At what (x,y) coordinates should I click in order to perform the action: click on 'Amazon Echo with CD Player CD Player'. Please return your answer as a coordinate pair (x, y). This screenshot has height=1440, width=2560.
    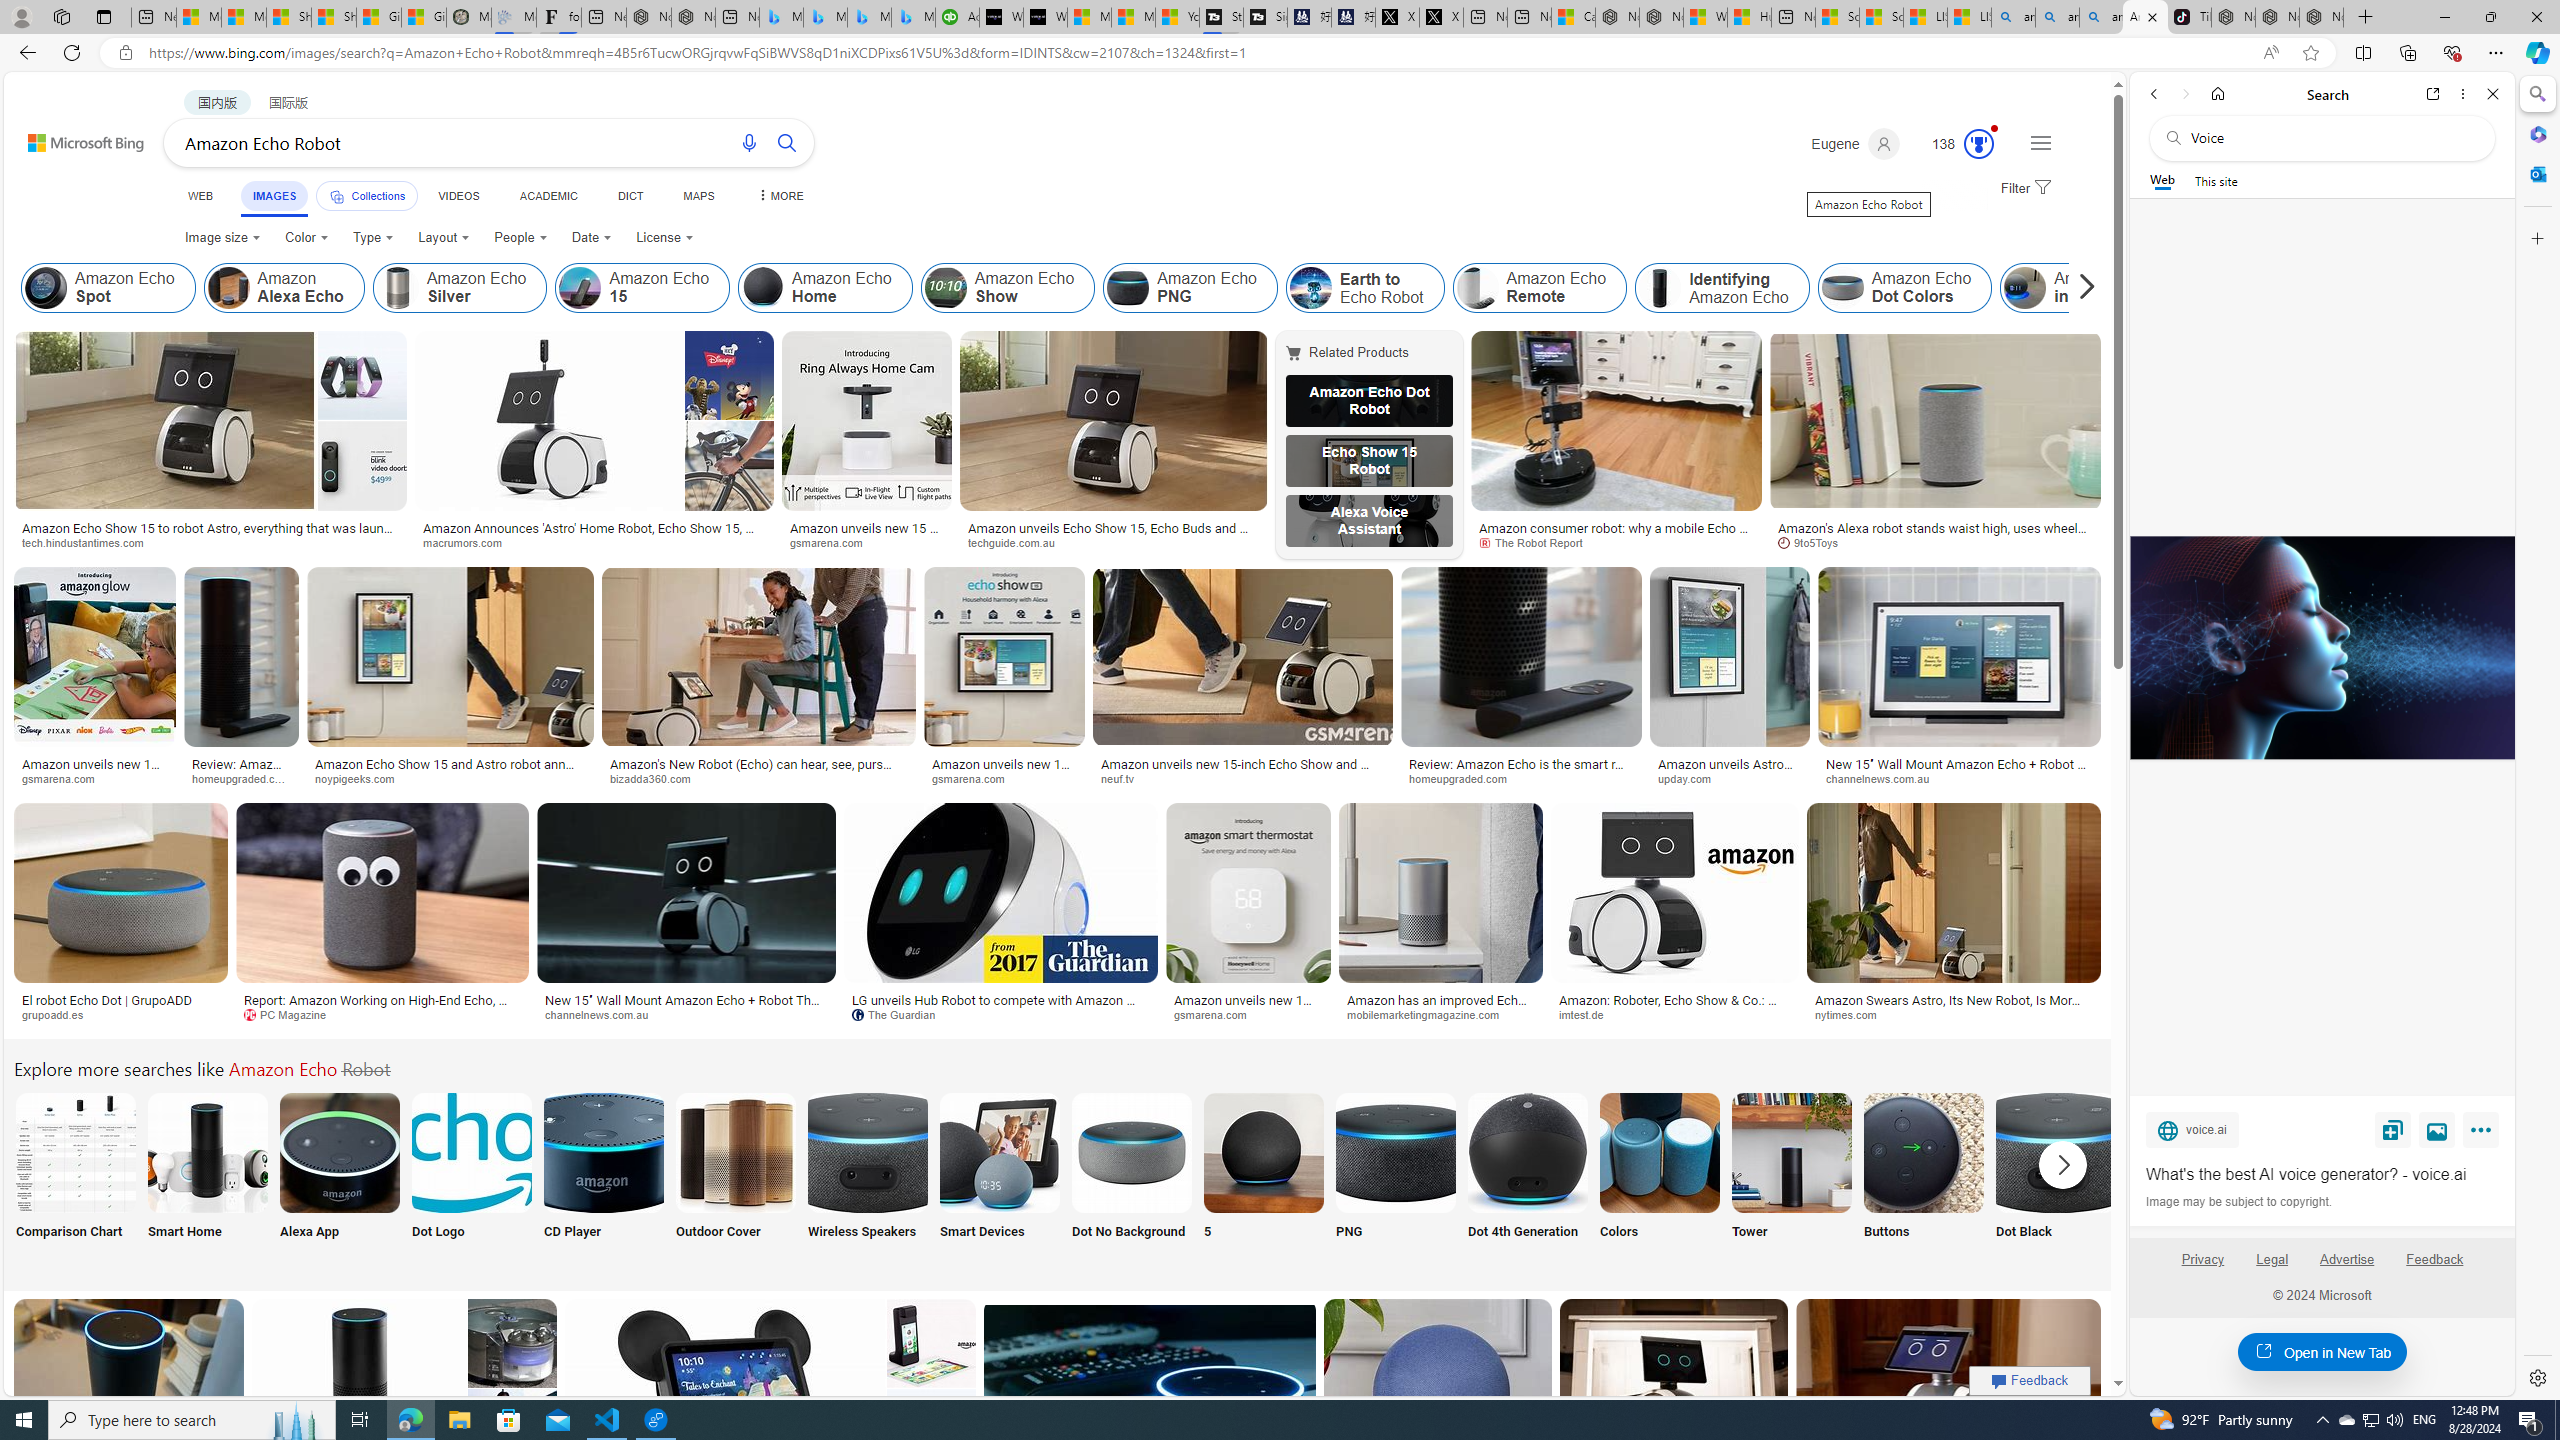
    Looking at the image, I should click on (602, 1176).